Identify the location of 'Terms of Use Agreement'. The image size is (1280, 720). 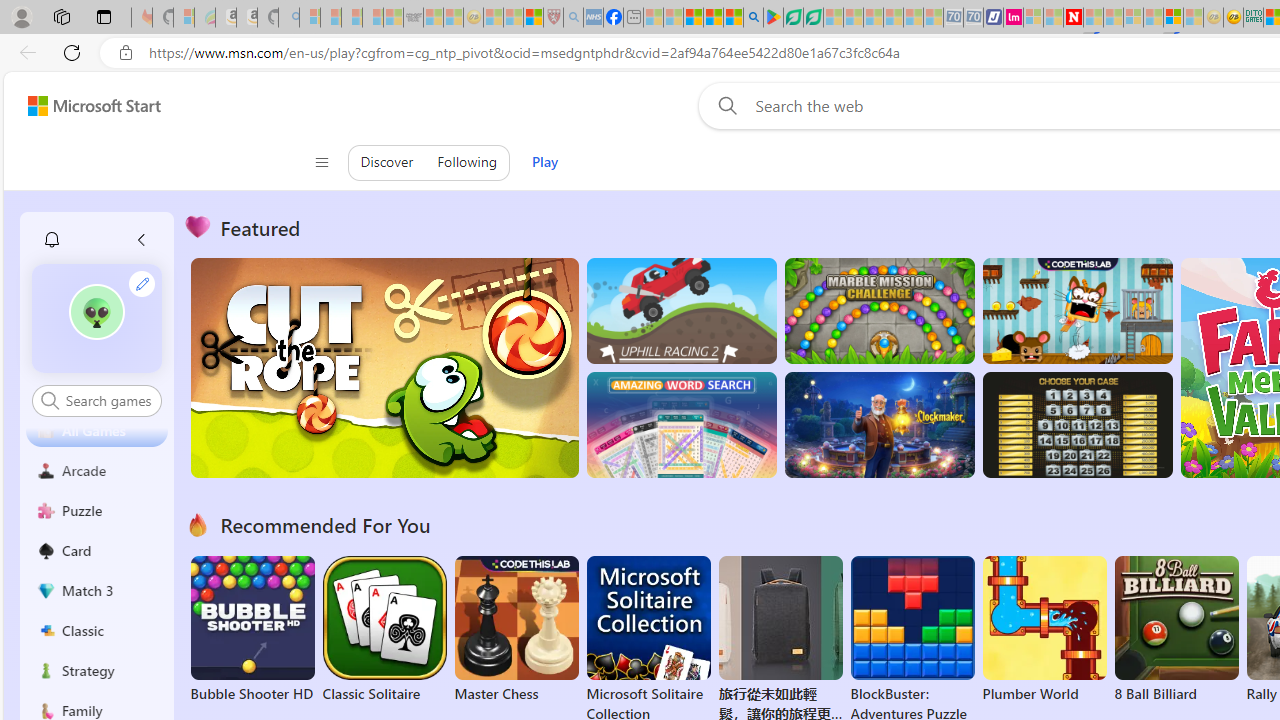
(791, 17).